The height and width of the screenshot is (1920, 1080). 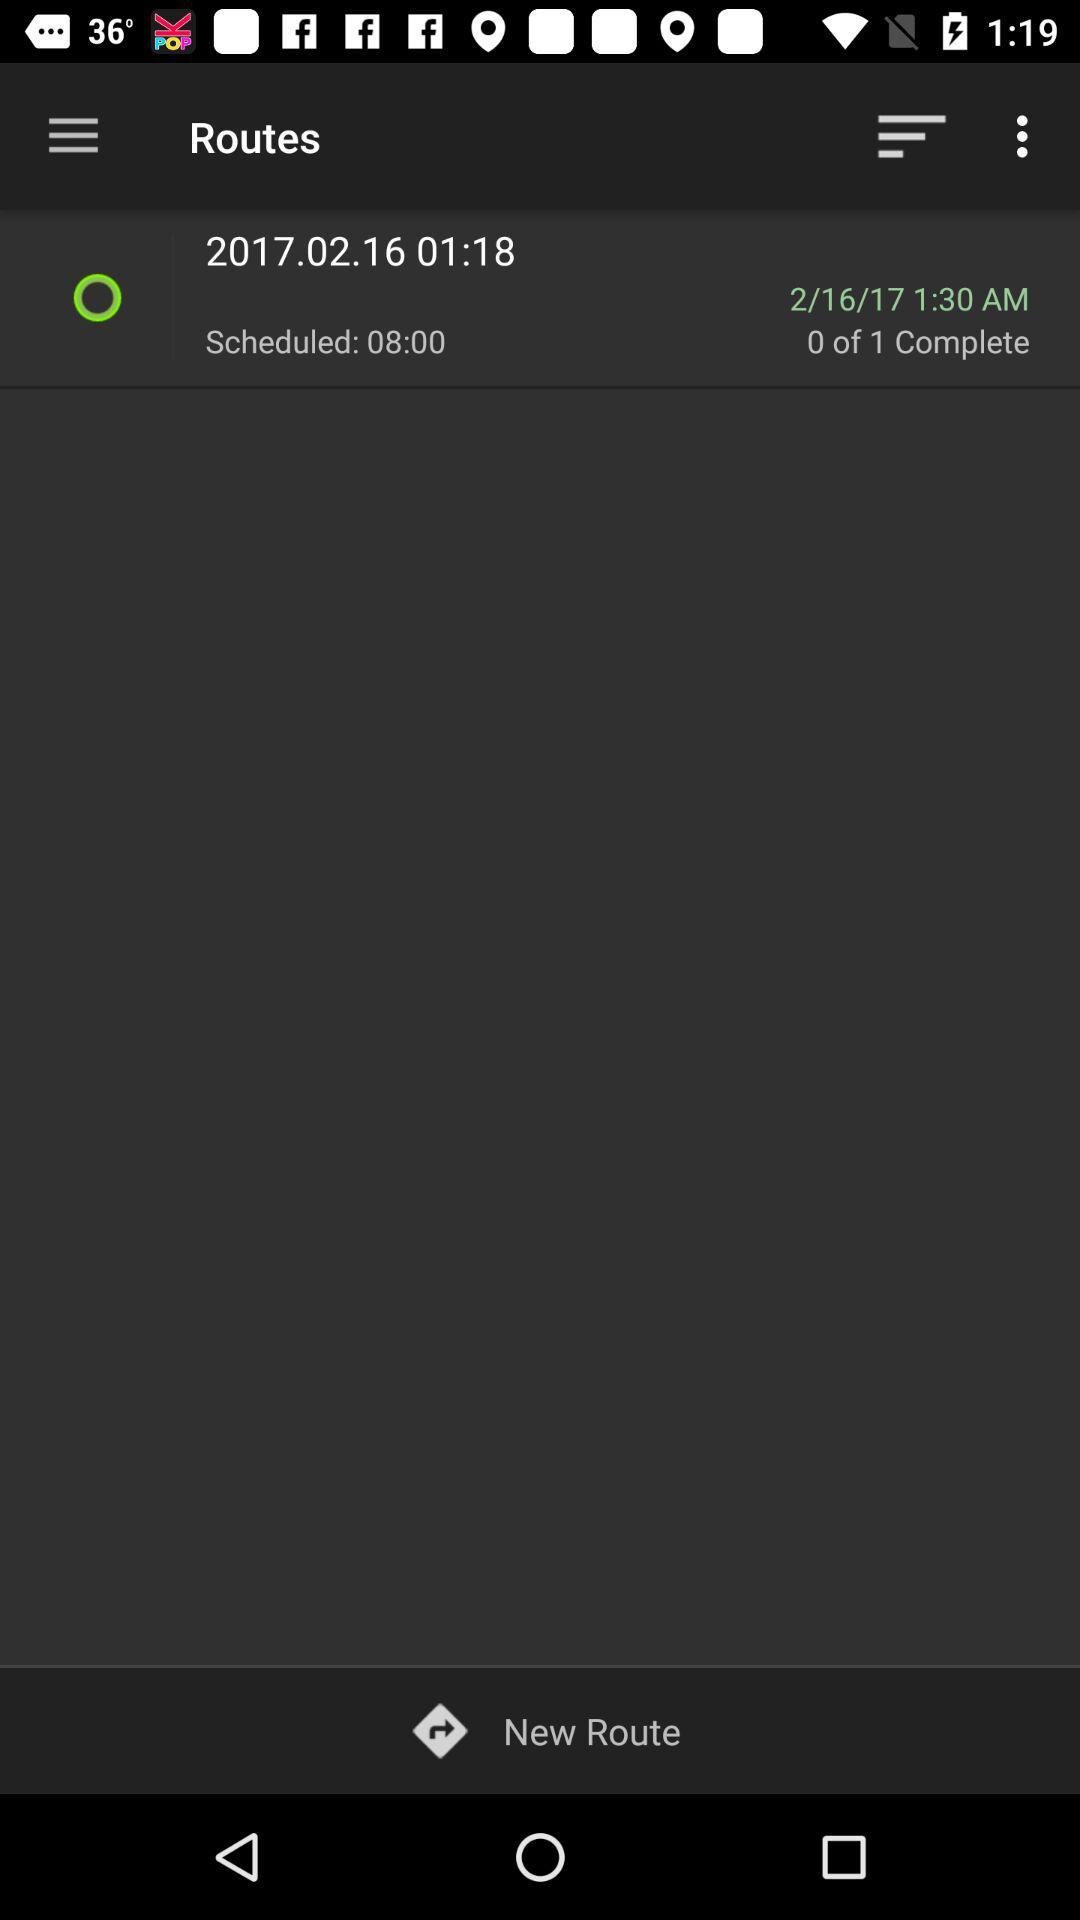 I want to click on the item next to the 2 16 17 icon, so click(x=496, y=297).